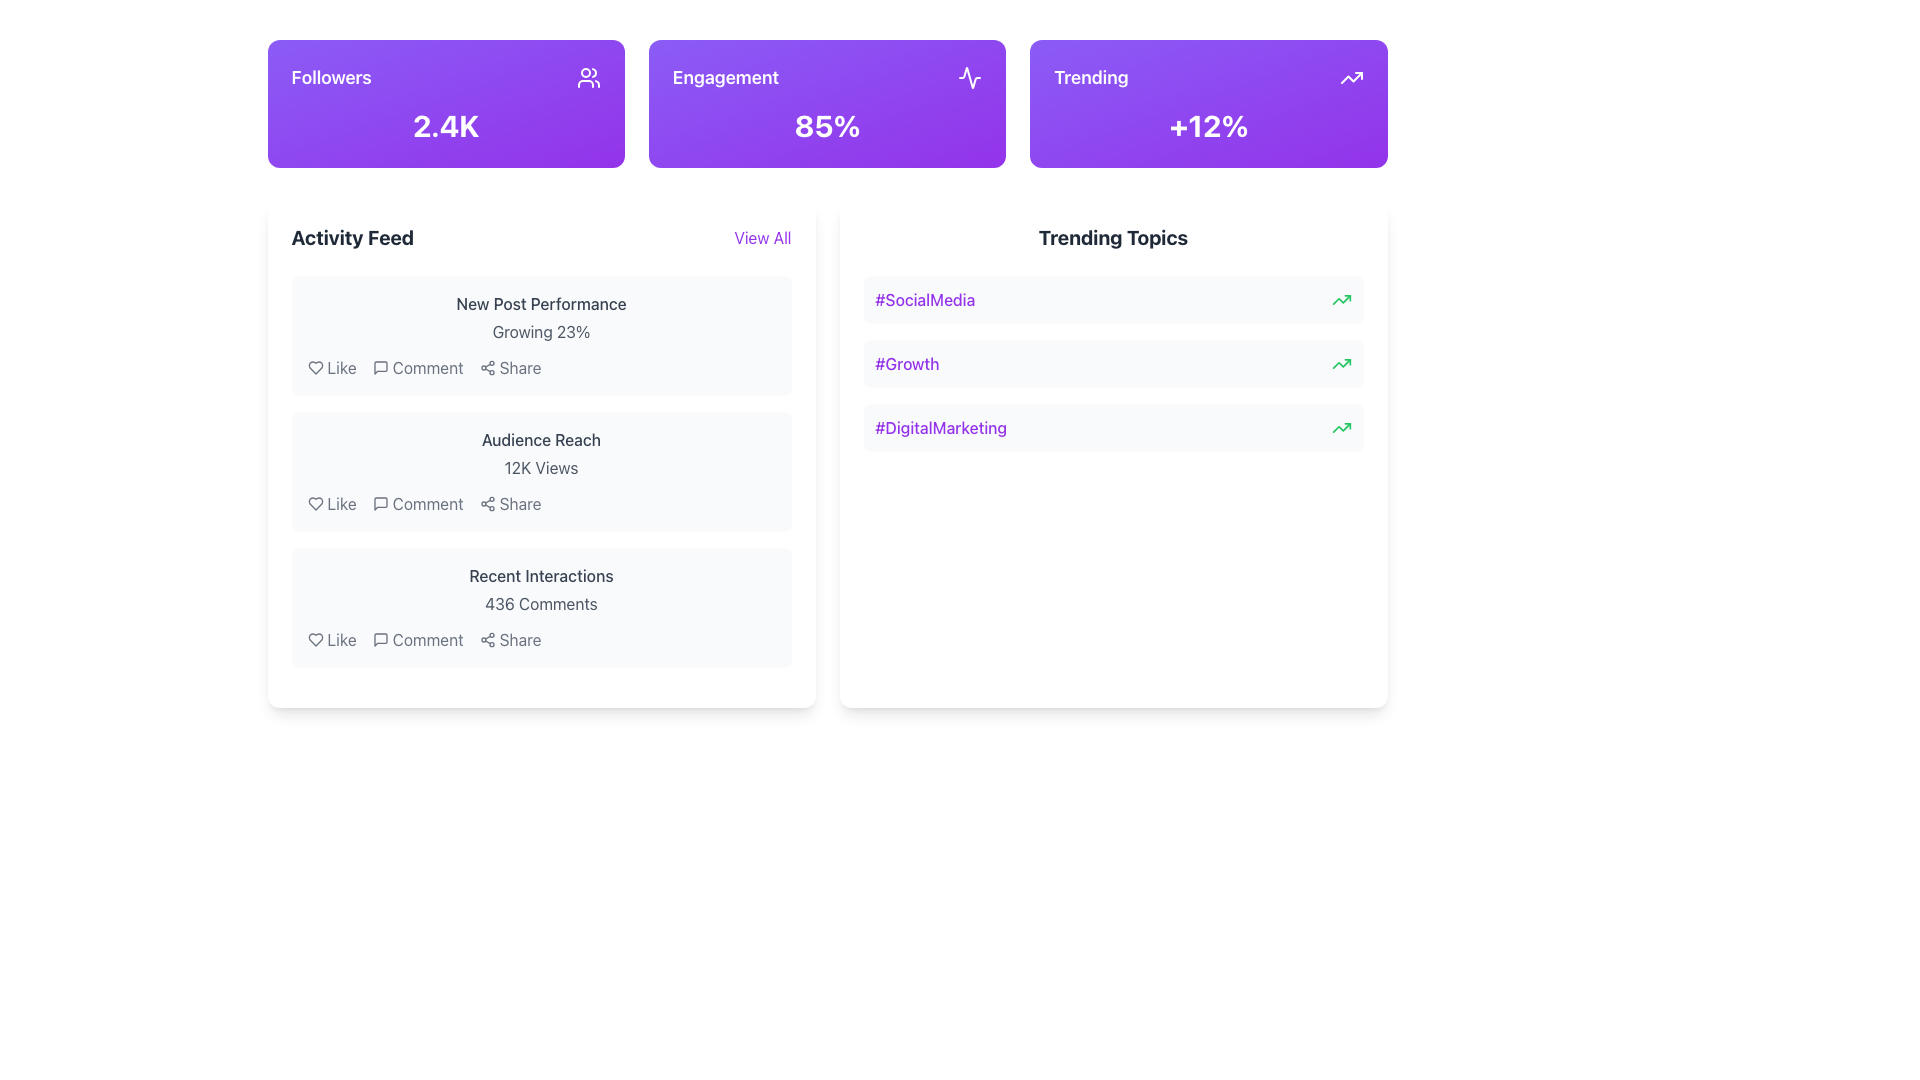  I want to click on the trending topic labeled '#Growth', which is the second entry in the 'Trending Topics' section located between '#SocialMedia' and '#DigitalMarketing', so click(1112, 363).